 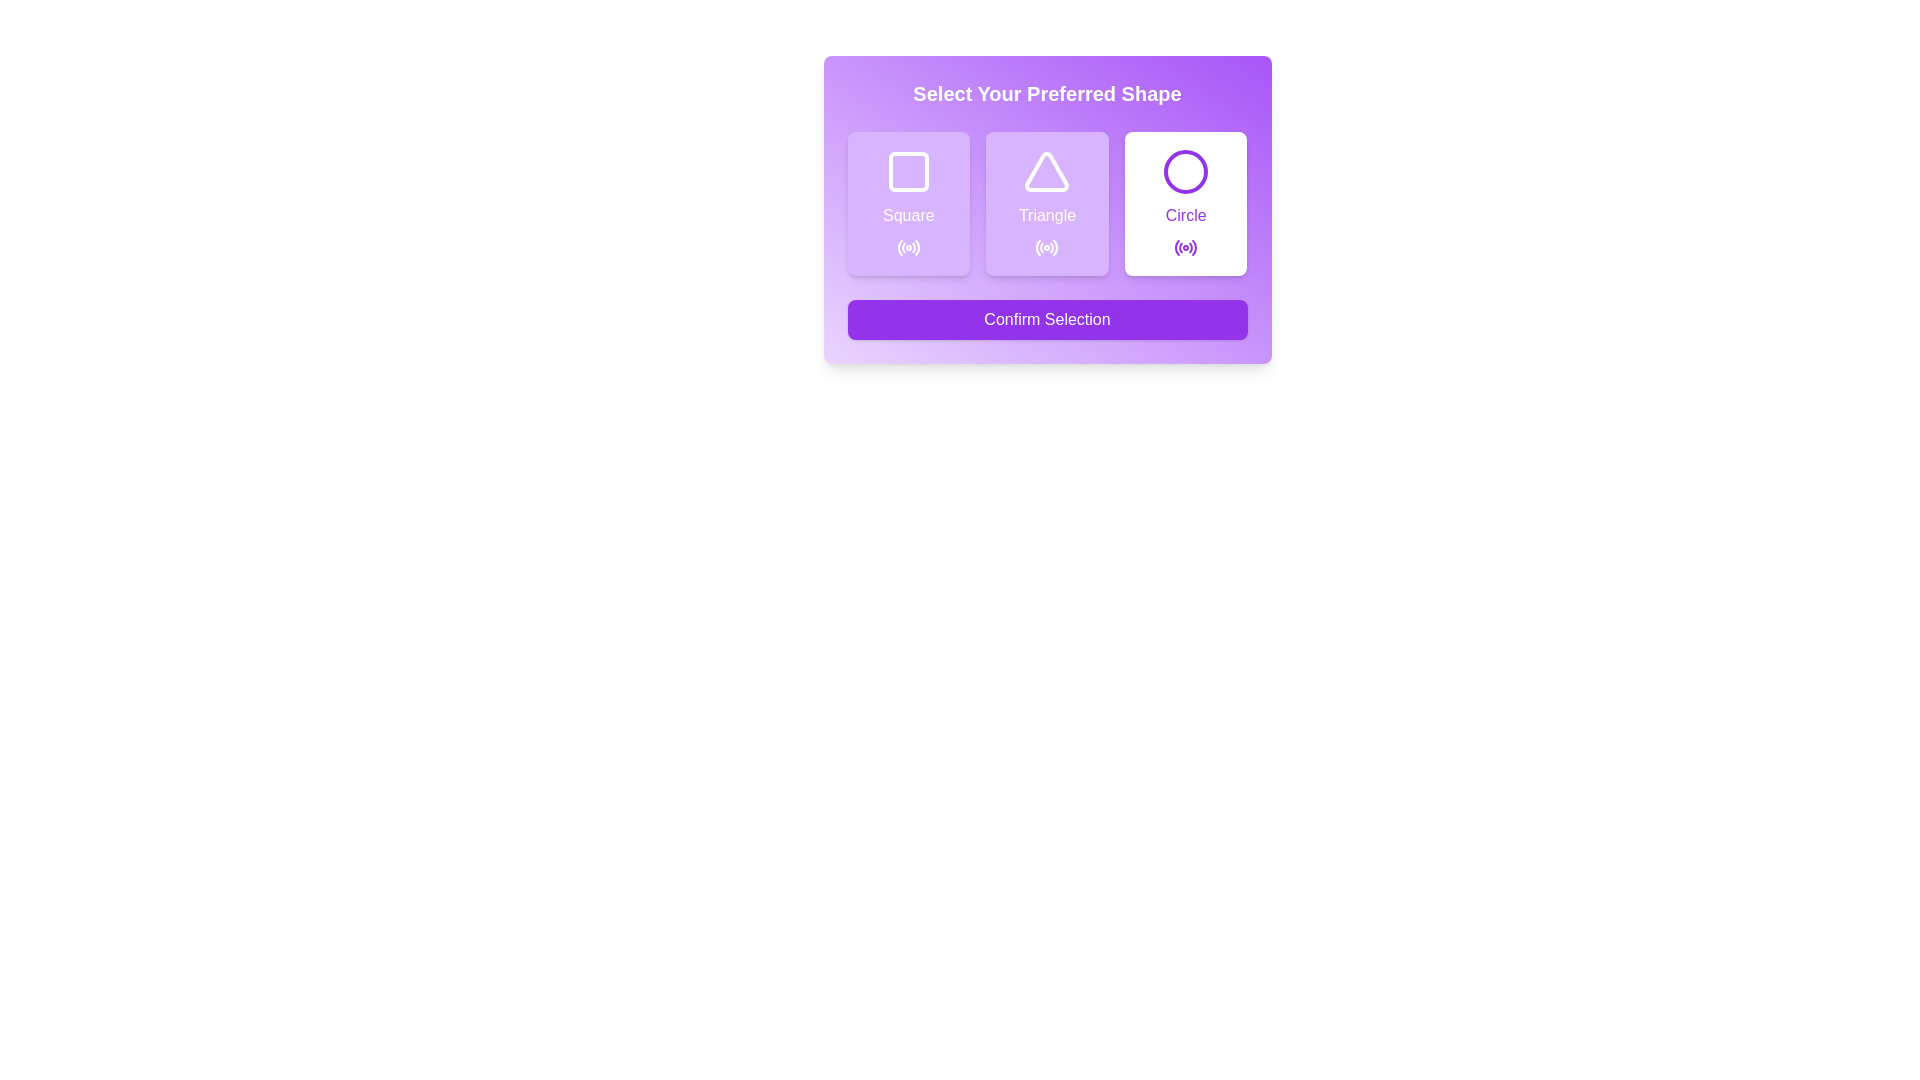 What do you see at coordinates (1046, 216) in the screenshot?
I see `the text label that represents the triangular selection option, located in the middle of a three-item selection group within the dialog titled 'Select Your Preferred Shape'` at bounding box center [1046, 216].